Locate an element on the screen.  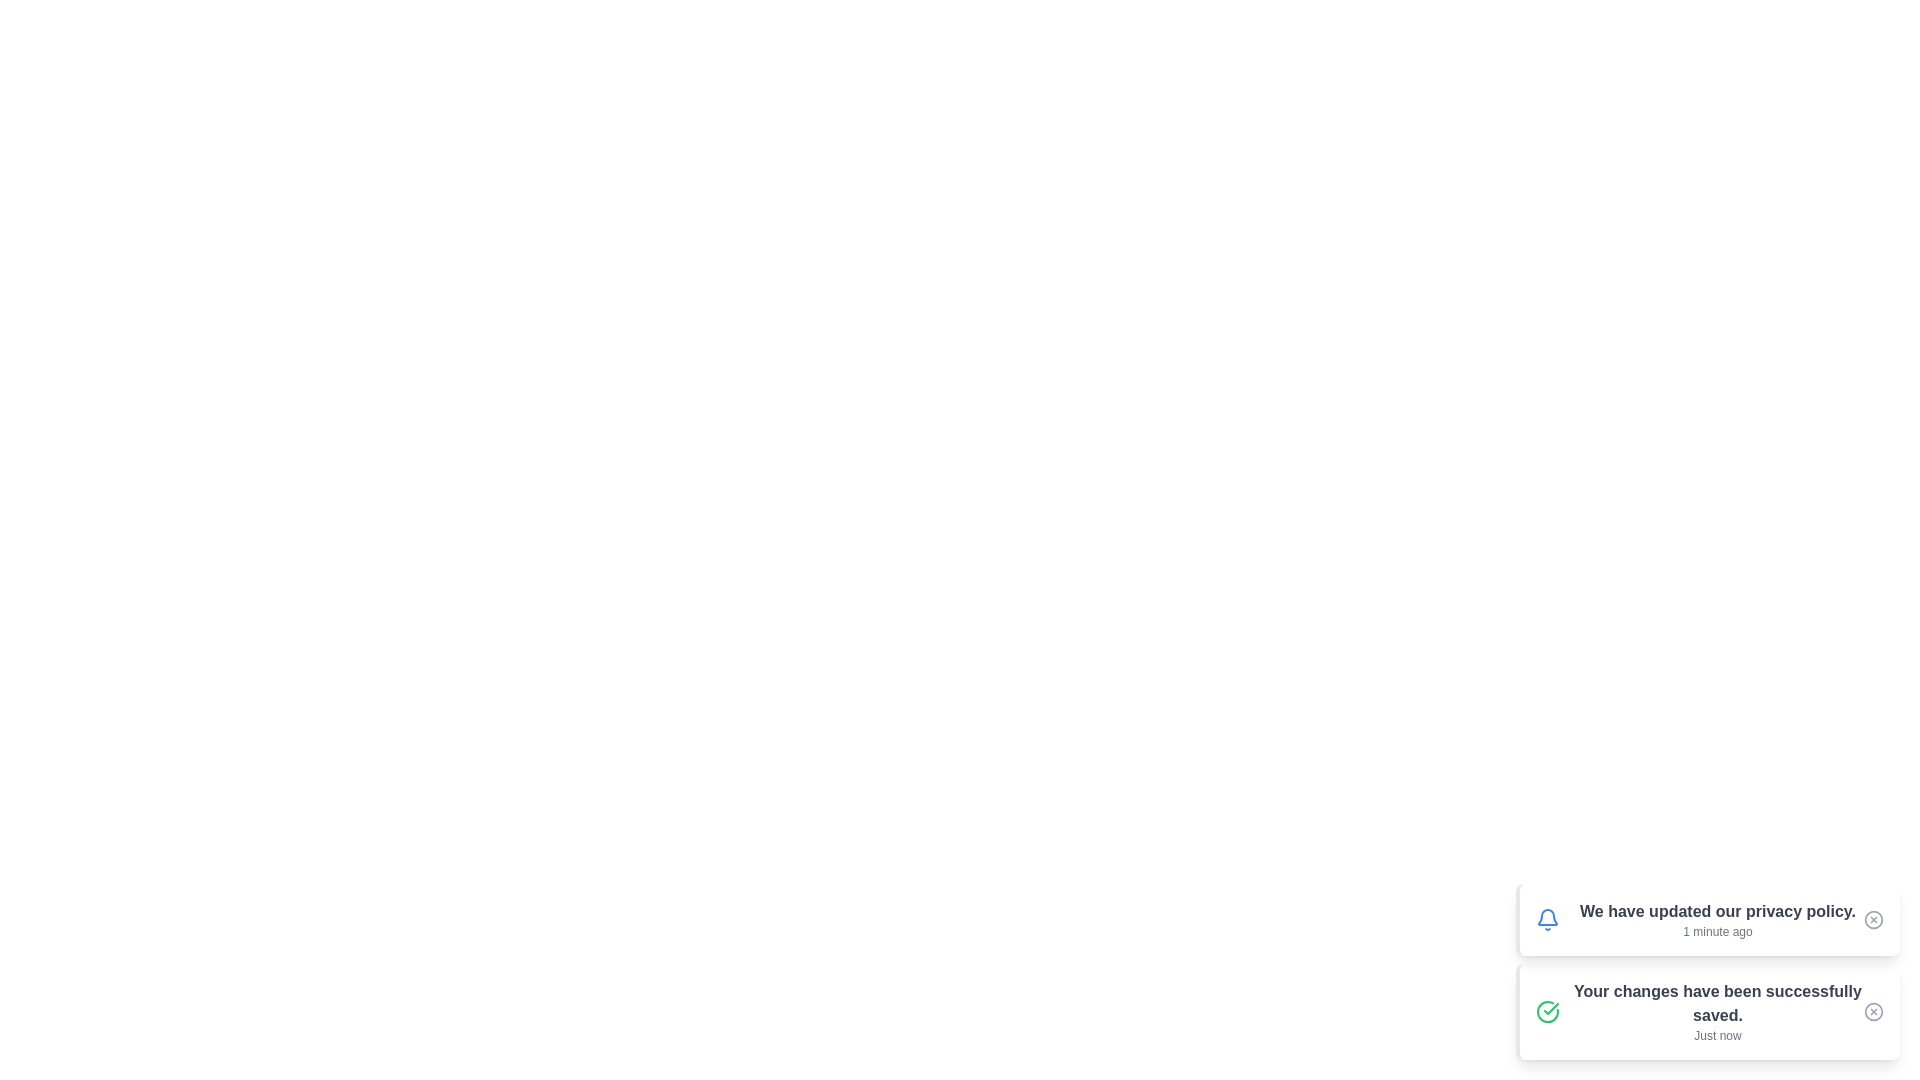
the notification with content 'We have updated our privacy policy.' is located at coordinates (1707, 920).